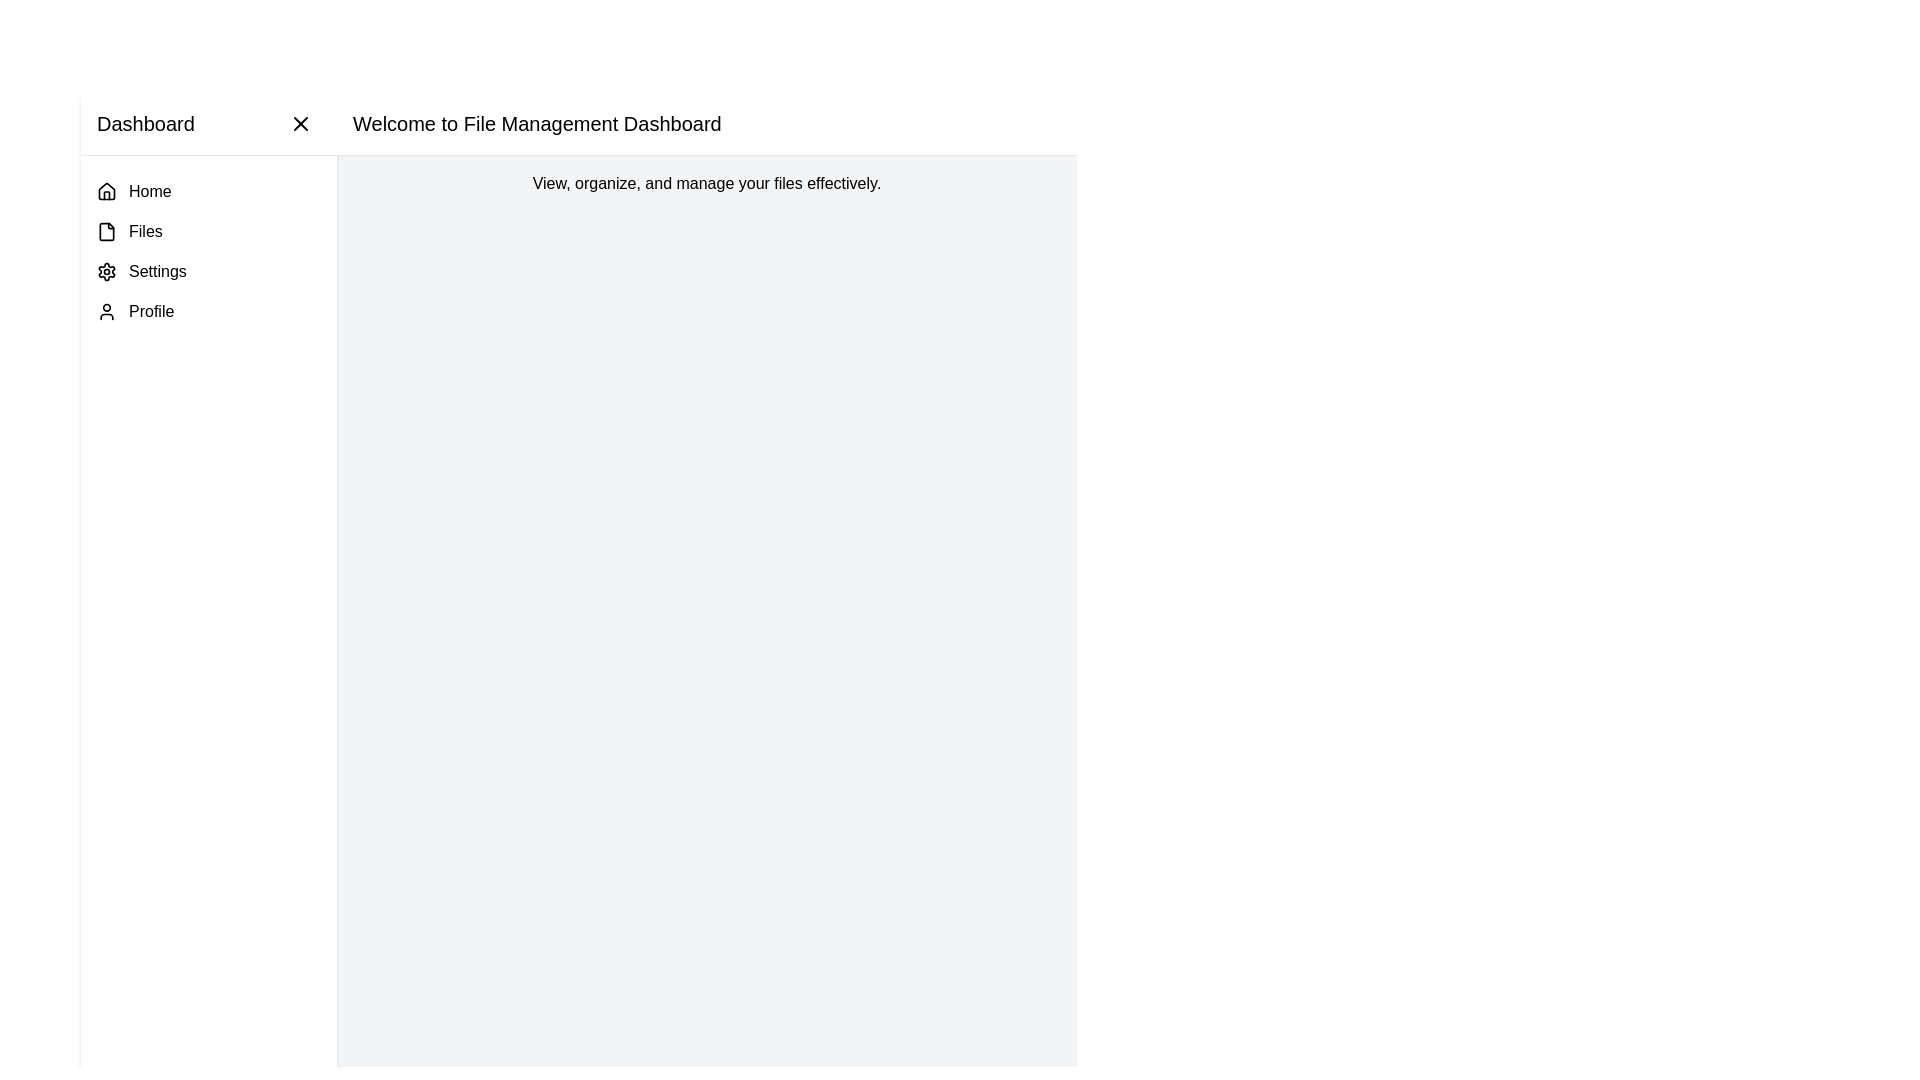  I want to click on the 'Home' hyperlink in the left sidebar, so click(209, 192).